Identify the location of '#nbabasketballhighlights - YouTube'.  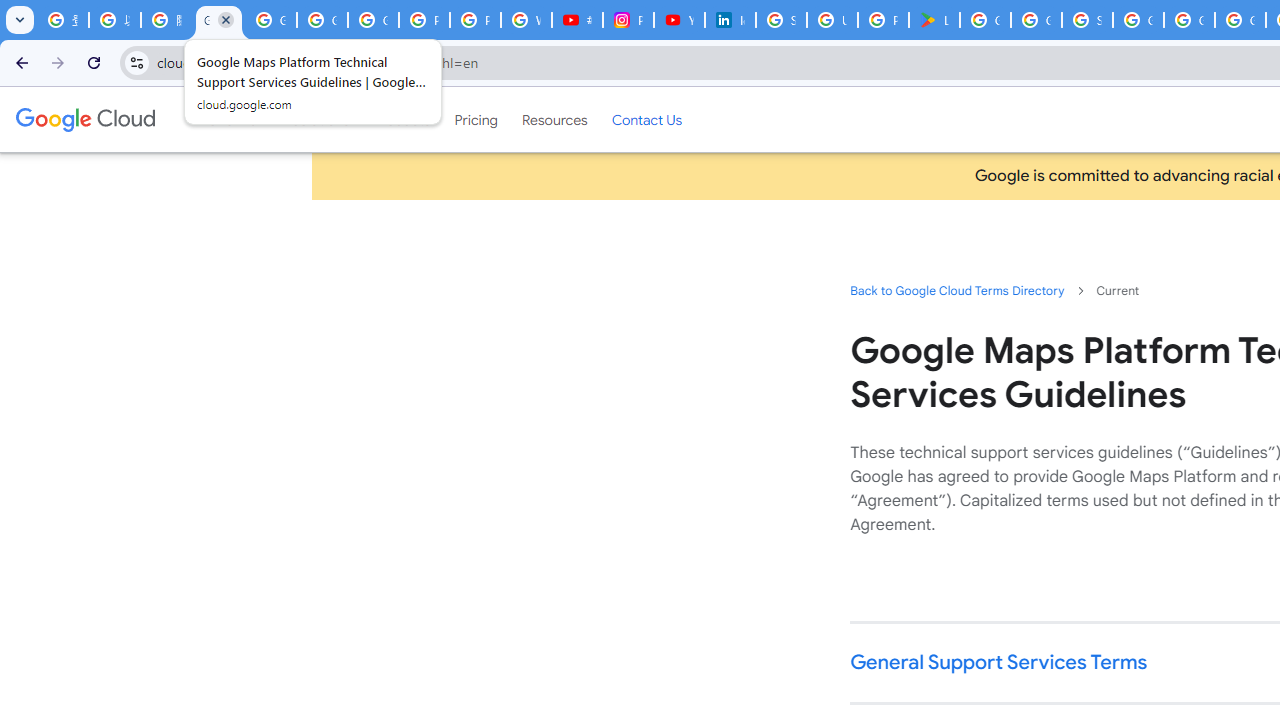
(576, 20).